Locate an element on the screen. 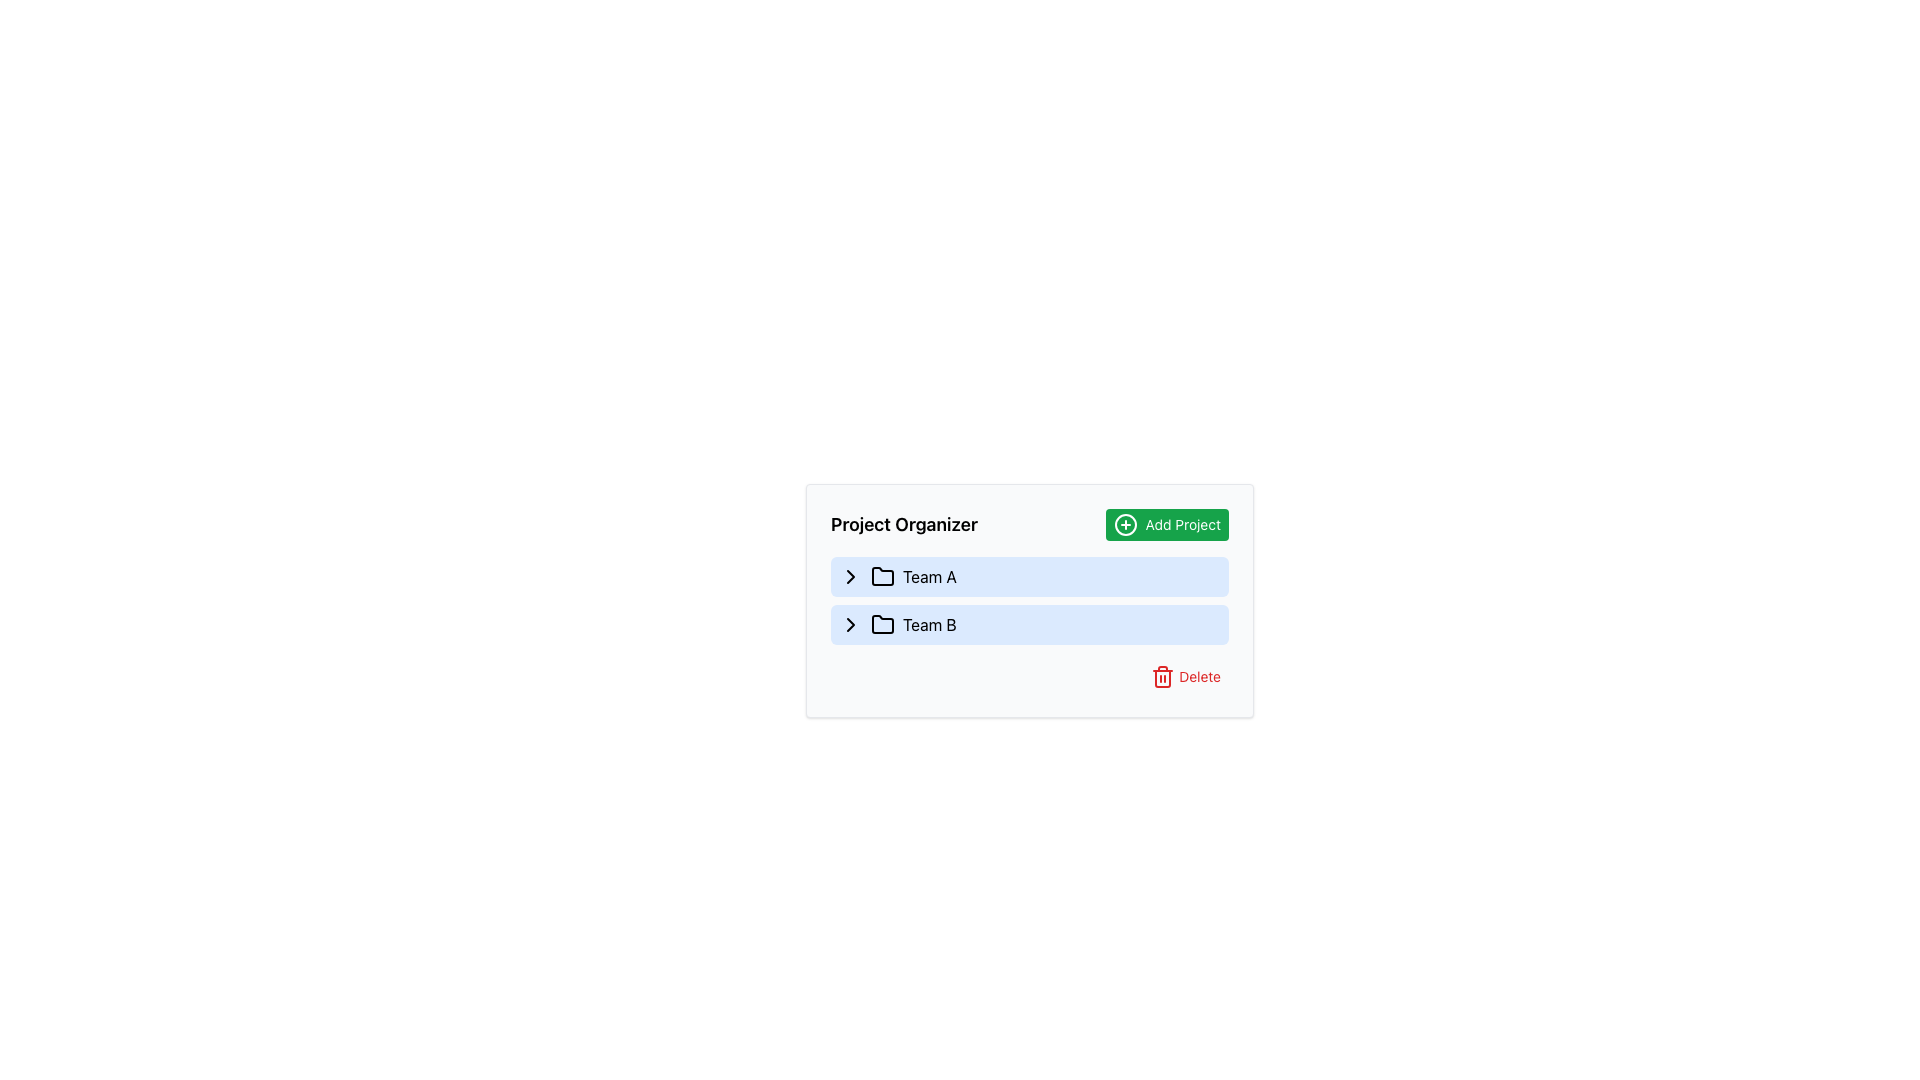 This screenshot has height=1080, width=1920. the icon within the 'Add Project' button to trigger hover effects is located at coordinates (1125, 523).